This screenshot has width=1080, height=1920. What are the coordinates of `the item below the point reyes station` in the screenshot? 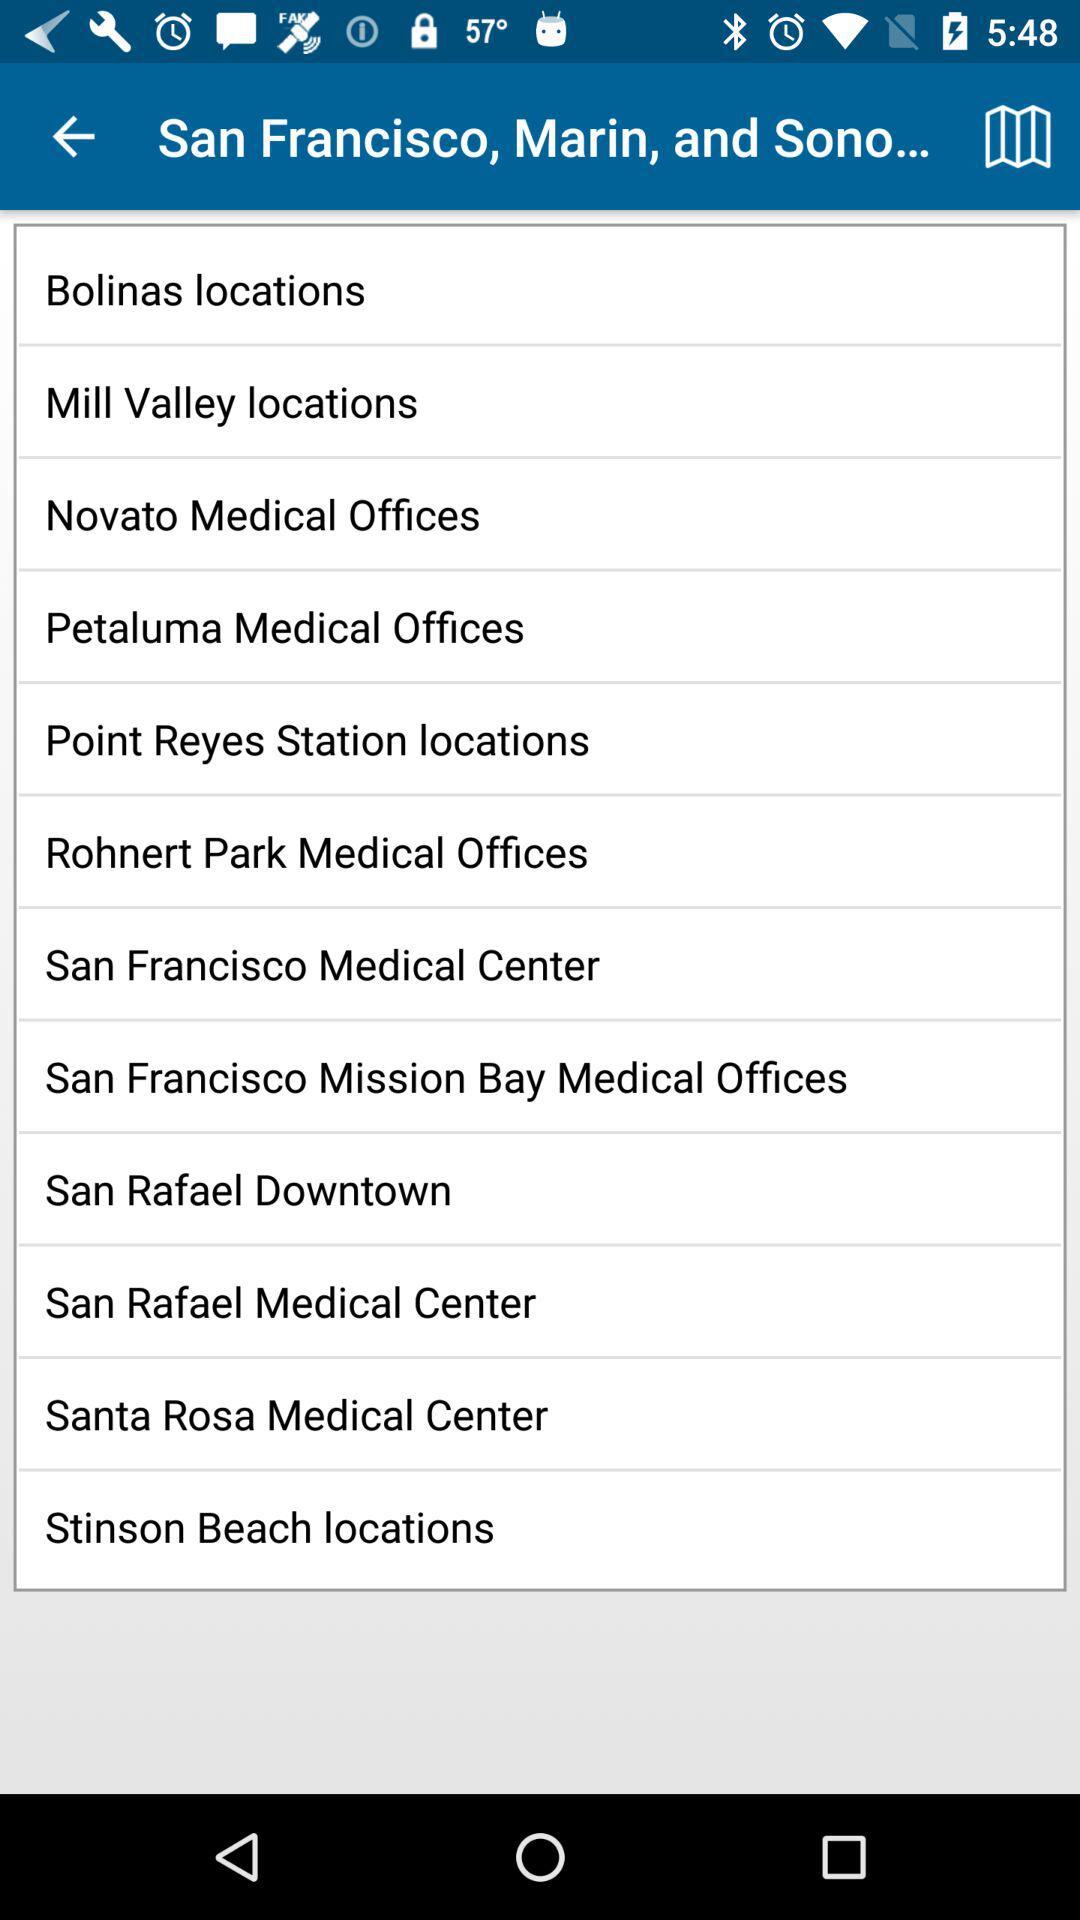 It's located at (540, 851).